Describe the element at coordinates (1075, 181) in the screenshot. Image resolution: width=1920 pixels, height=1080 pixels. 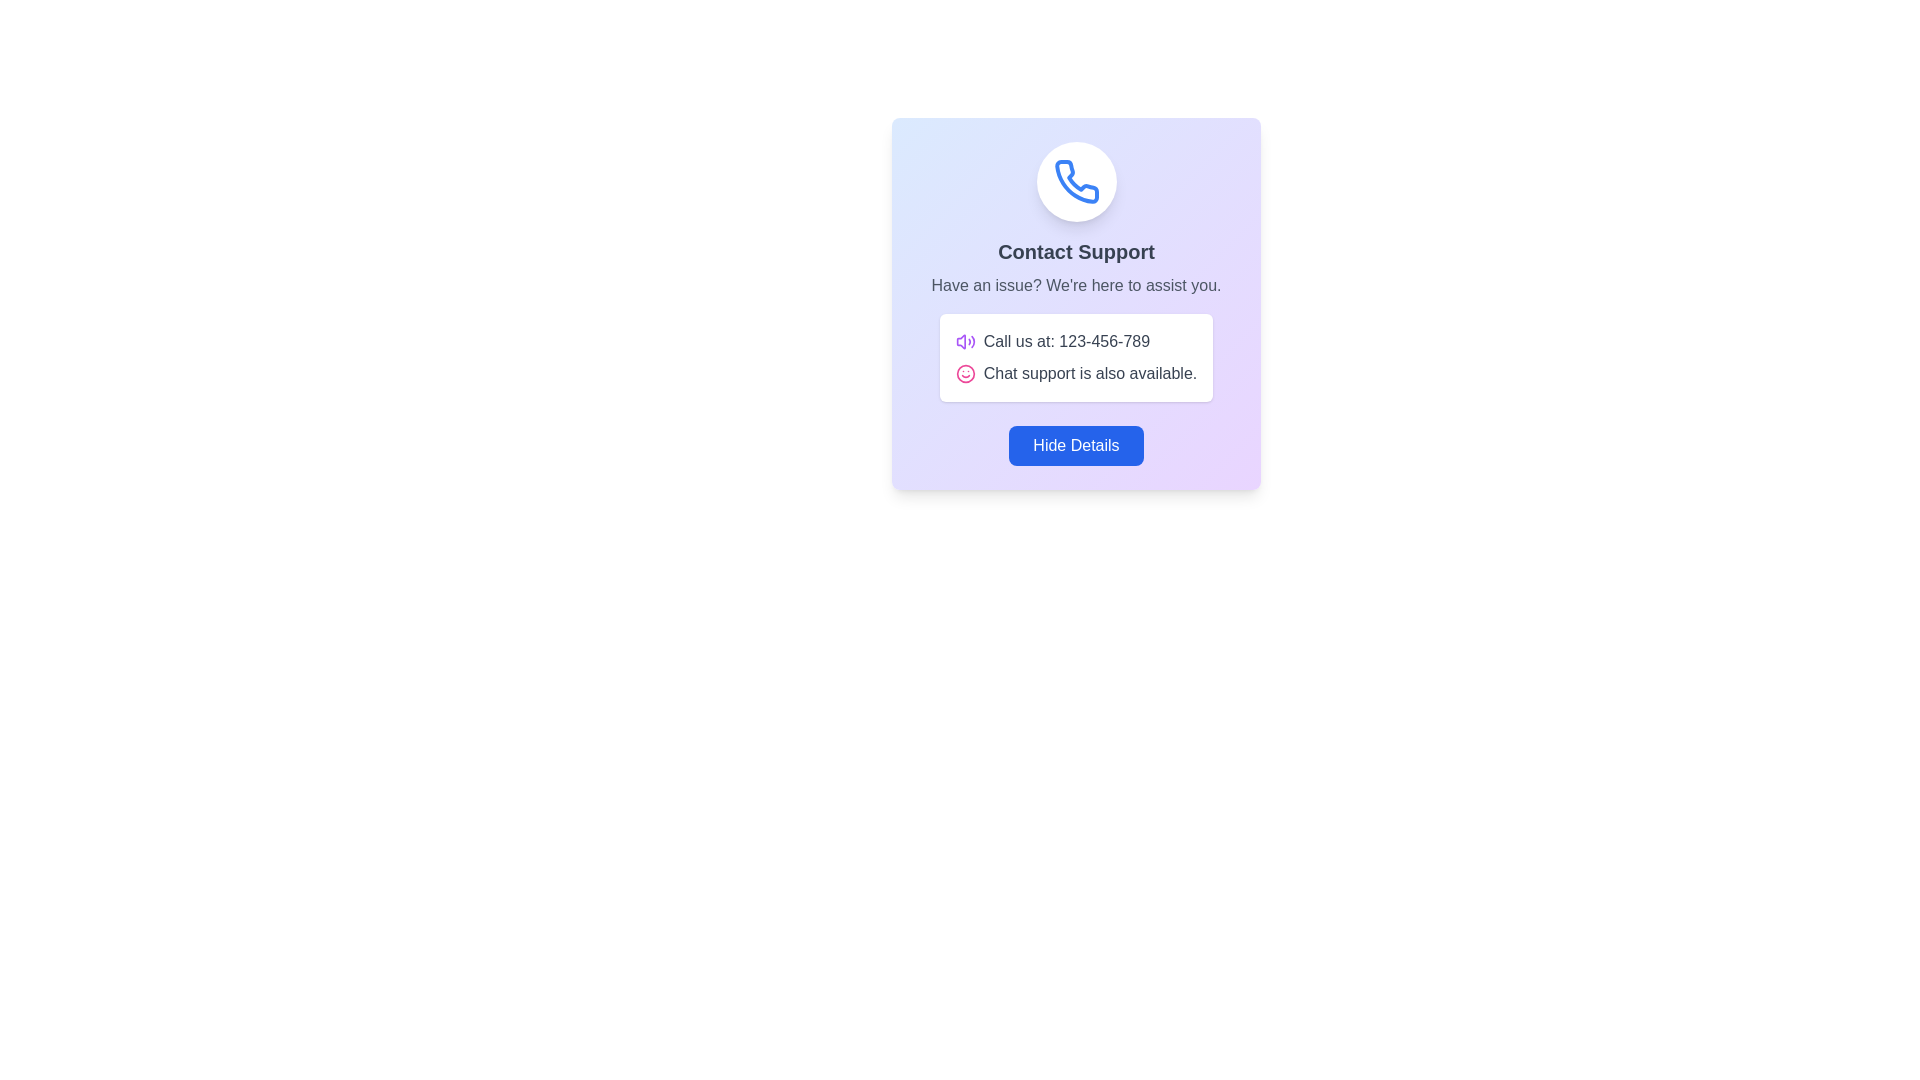
I see `the white circular button with a blue phone icon located above the 'Contact Support' title in the card-like dialog box` at that location.